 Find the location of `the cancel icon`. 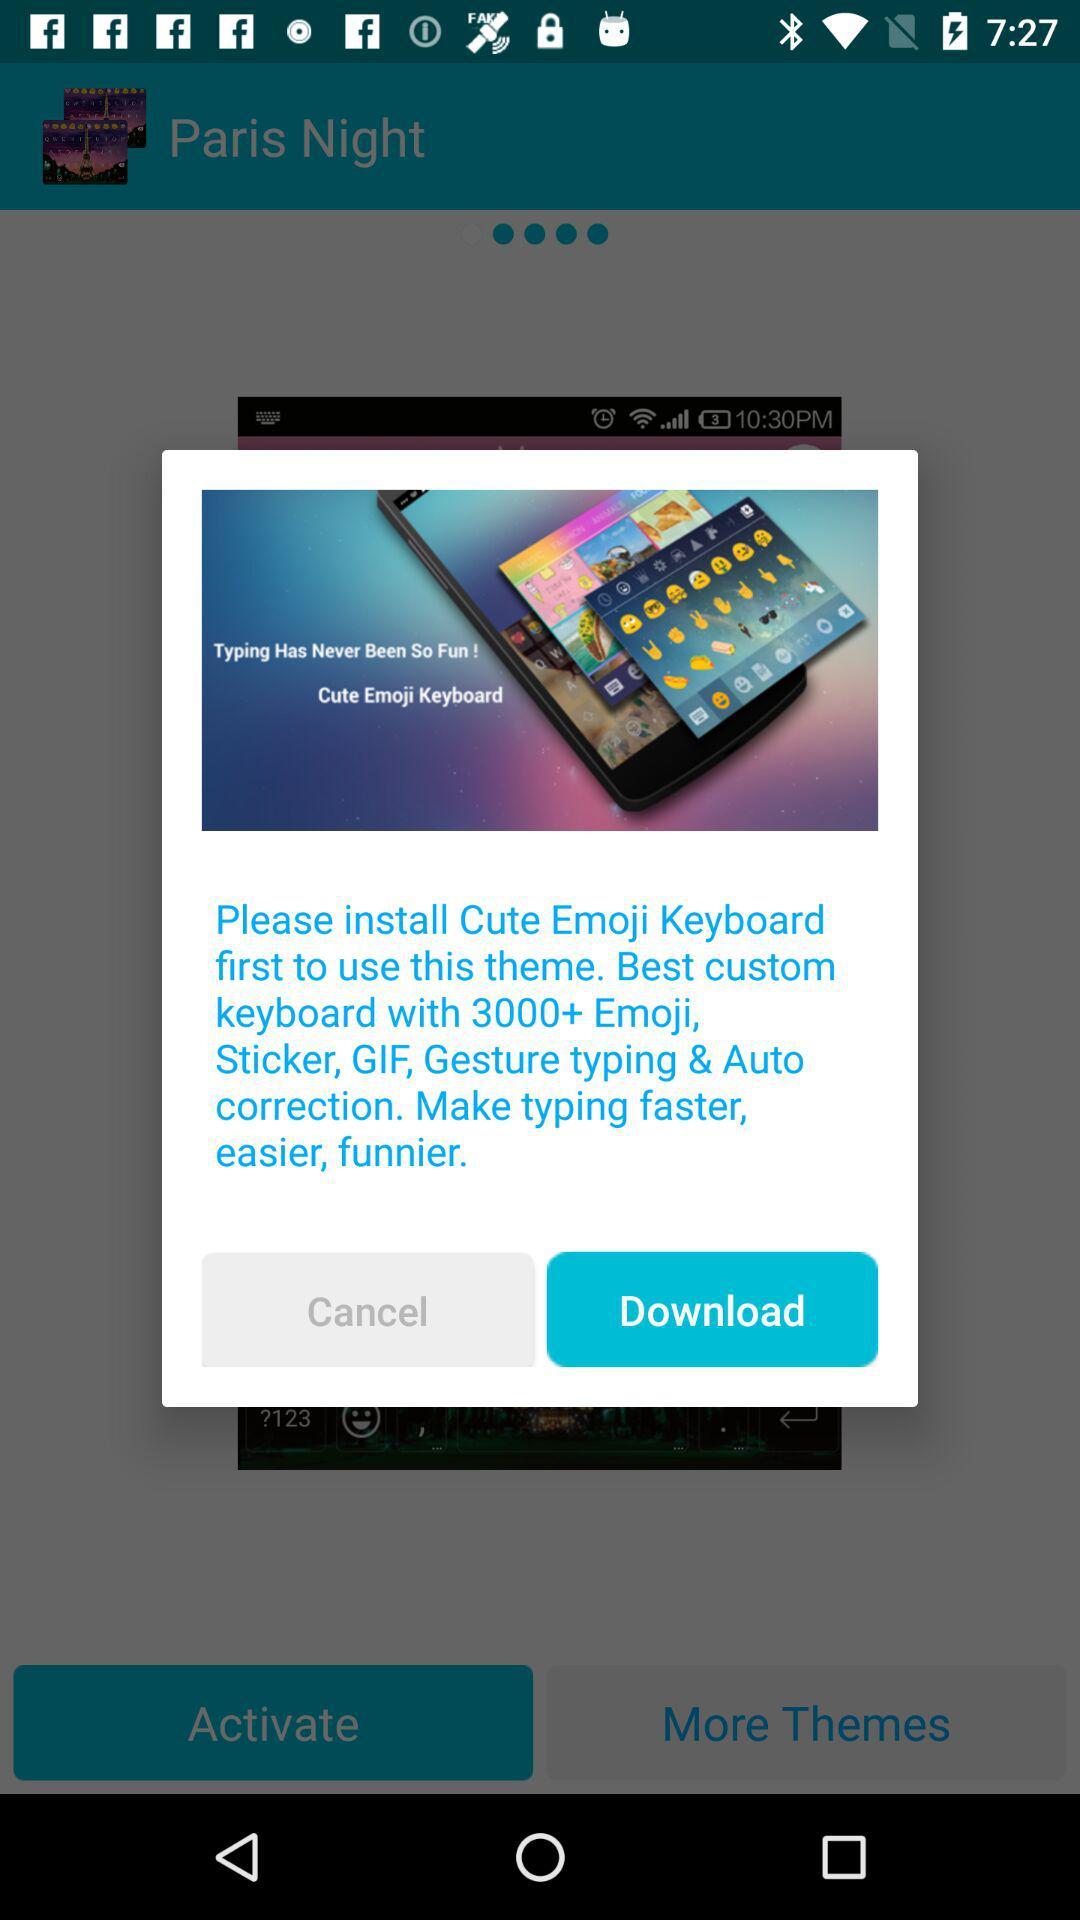

the cancel icon is located at coordinates (367, 1310).